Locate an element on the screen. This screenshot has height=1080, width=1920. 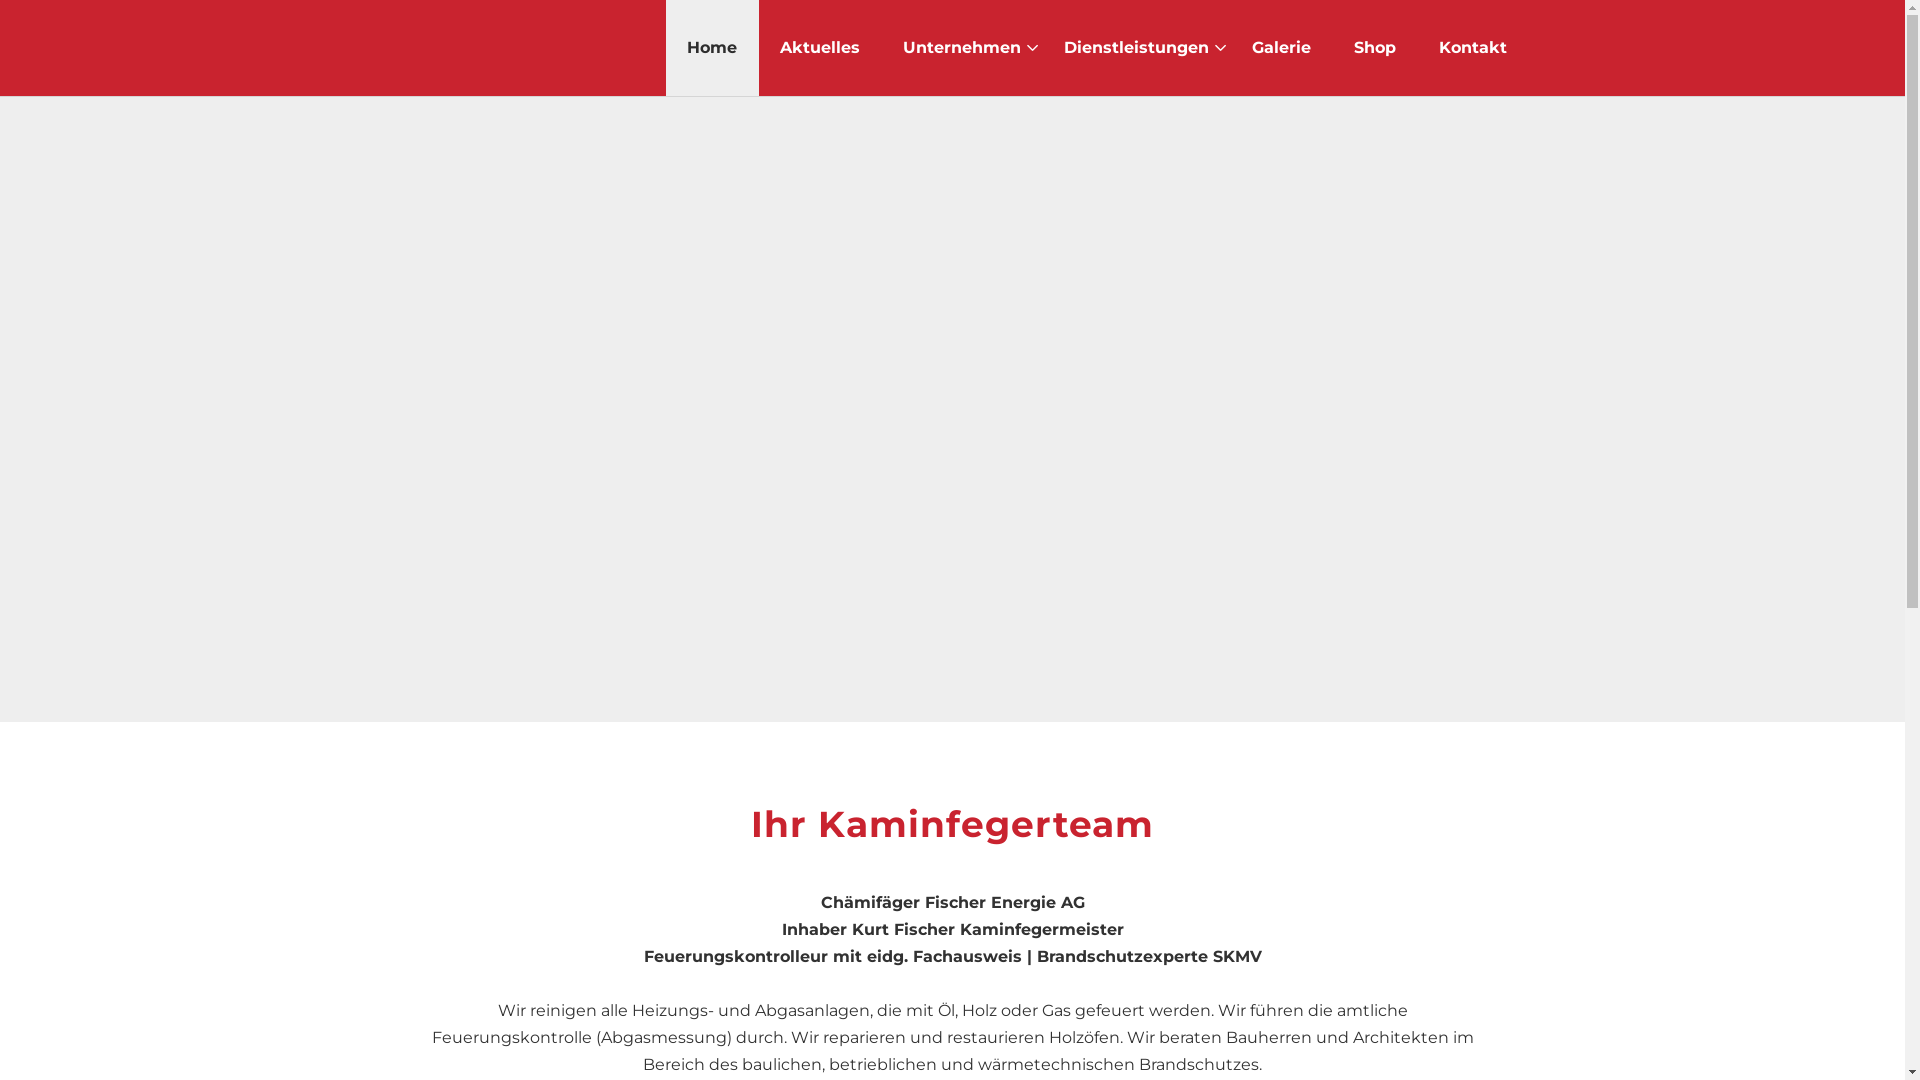
'Galerie' is located at coordinates (1281, 46).